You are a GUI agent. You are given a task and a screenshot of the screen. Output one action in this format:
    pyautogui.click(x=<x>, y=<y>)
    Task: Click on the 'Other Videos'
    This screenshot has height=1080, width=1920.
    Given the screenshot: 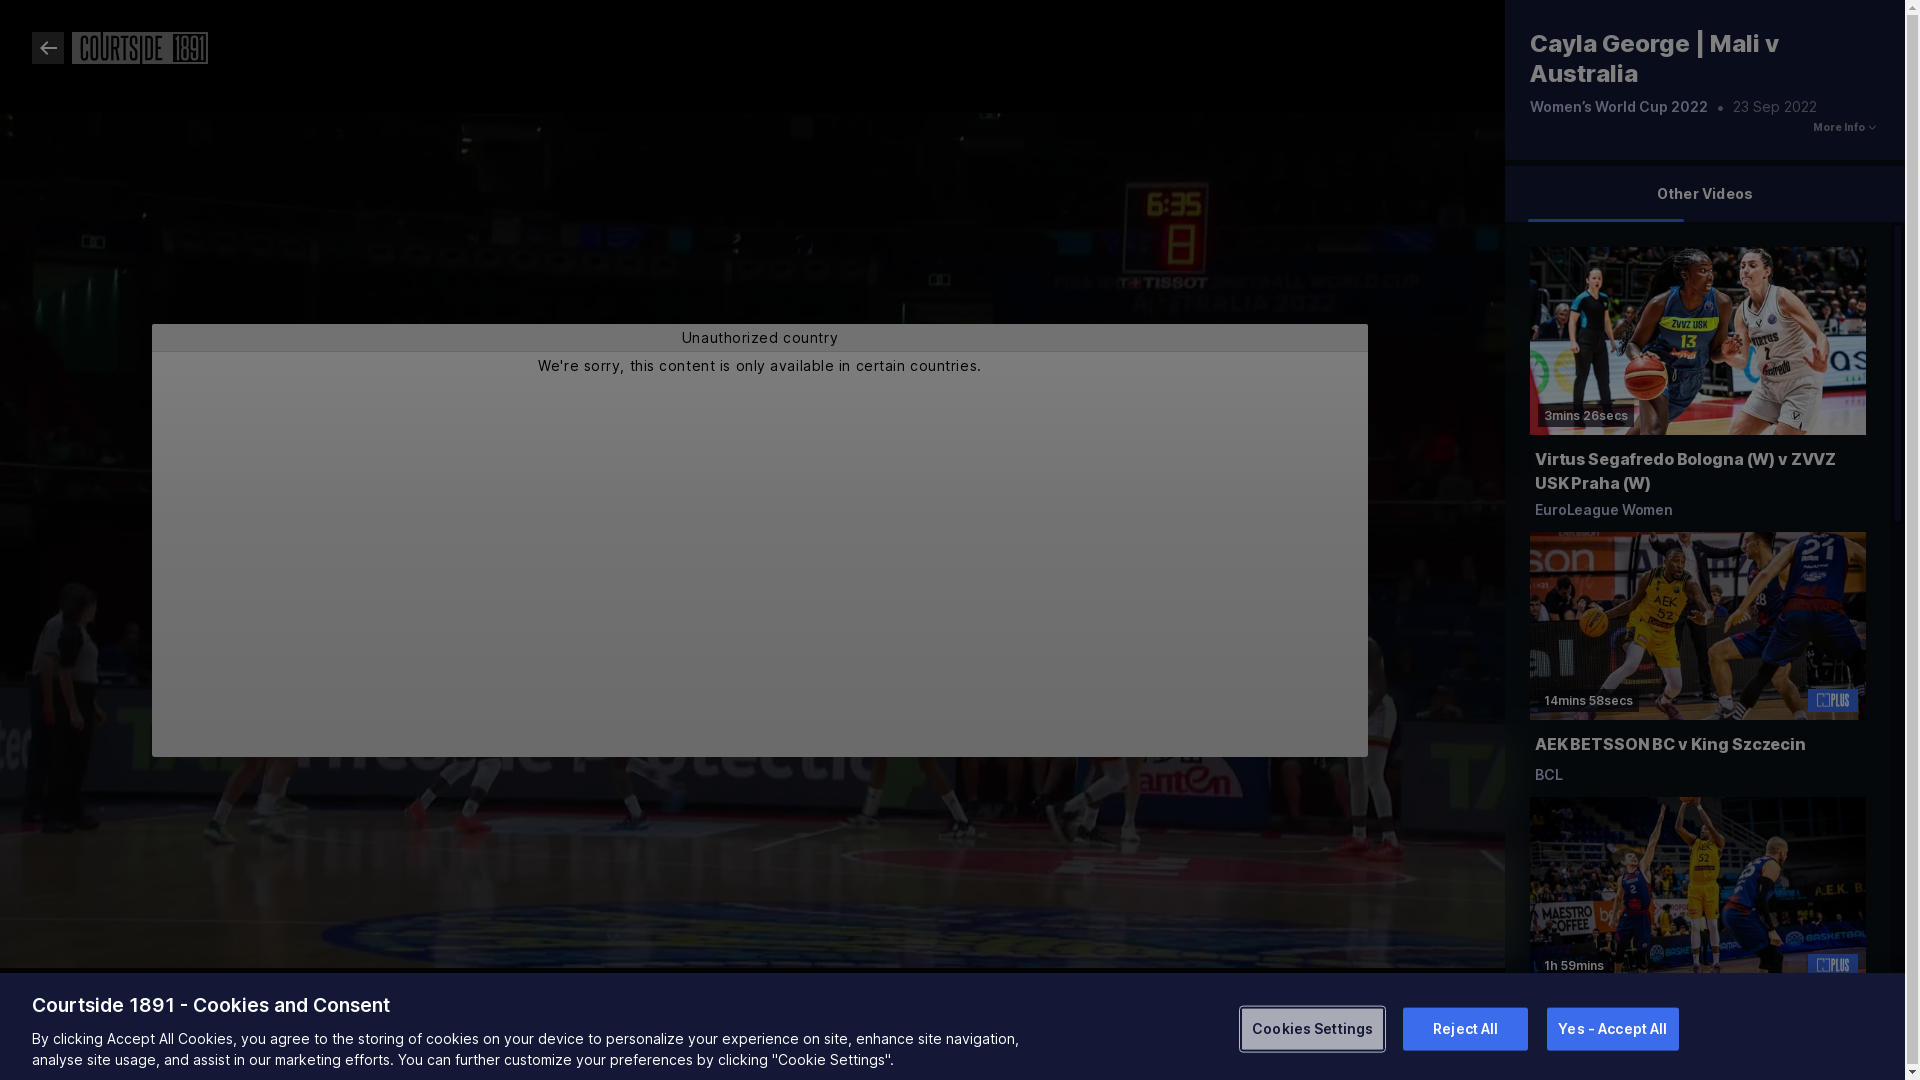 What is the action you would take?
    pyautogui.click(x=1703, y=193)
    